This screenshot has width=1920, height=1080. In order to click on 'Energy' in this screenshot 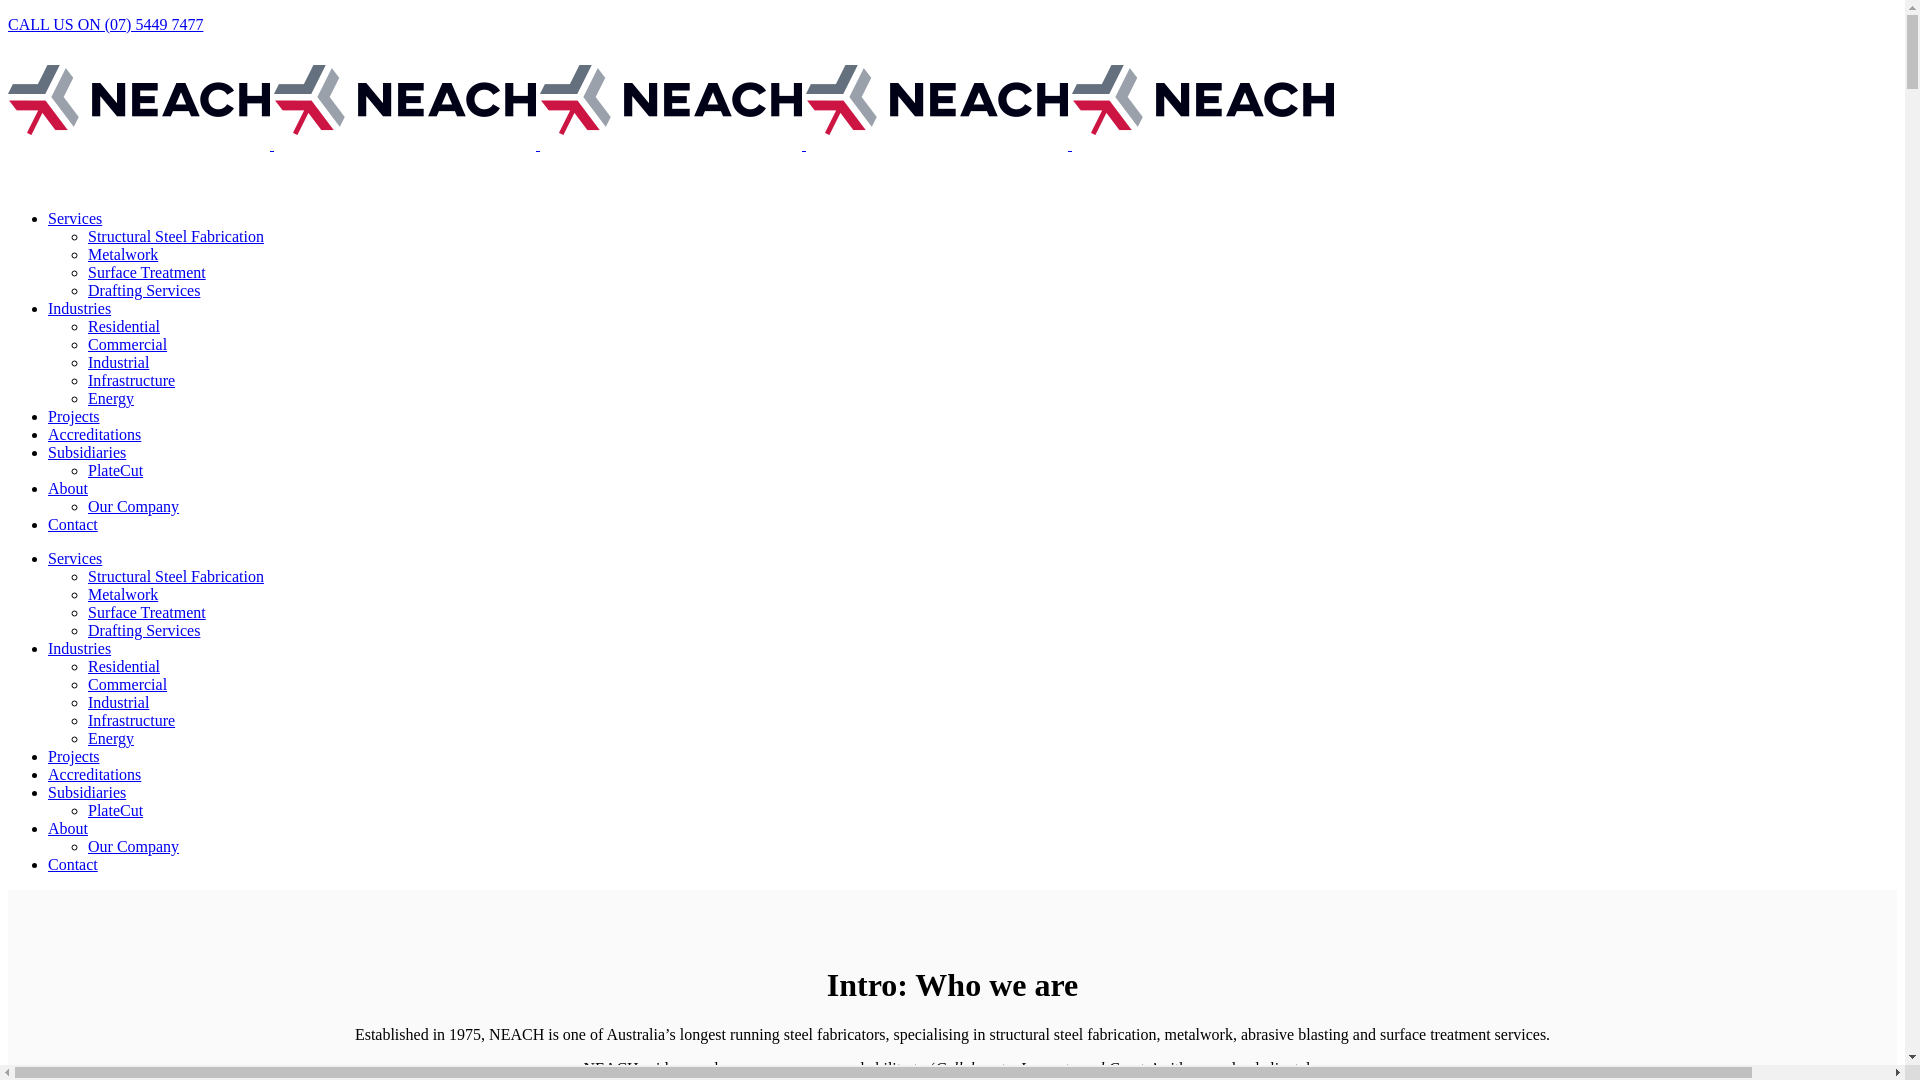, I will do `click(109, 738)`.